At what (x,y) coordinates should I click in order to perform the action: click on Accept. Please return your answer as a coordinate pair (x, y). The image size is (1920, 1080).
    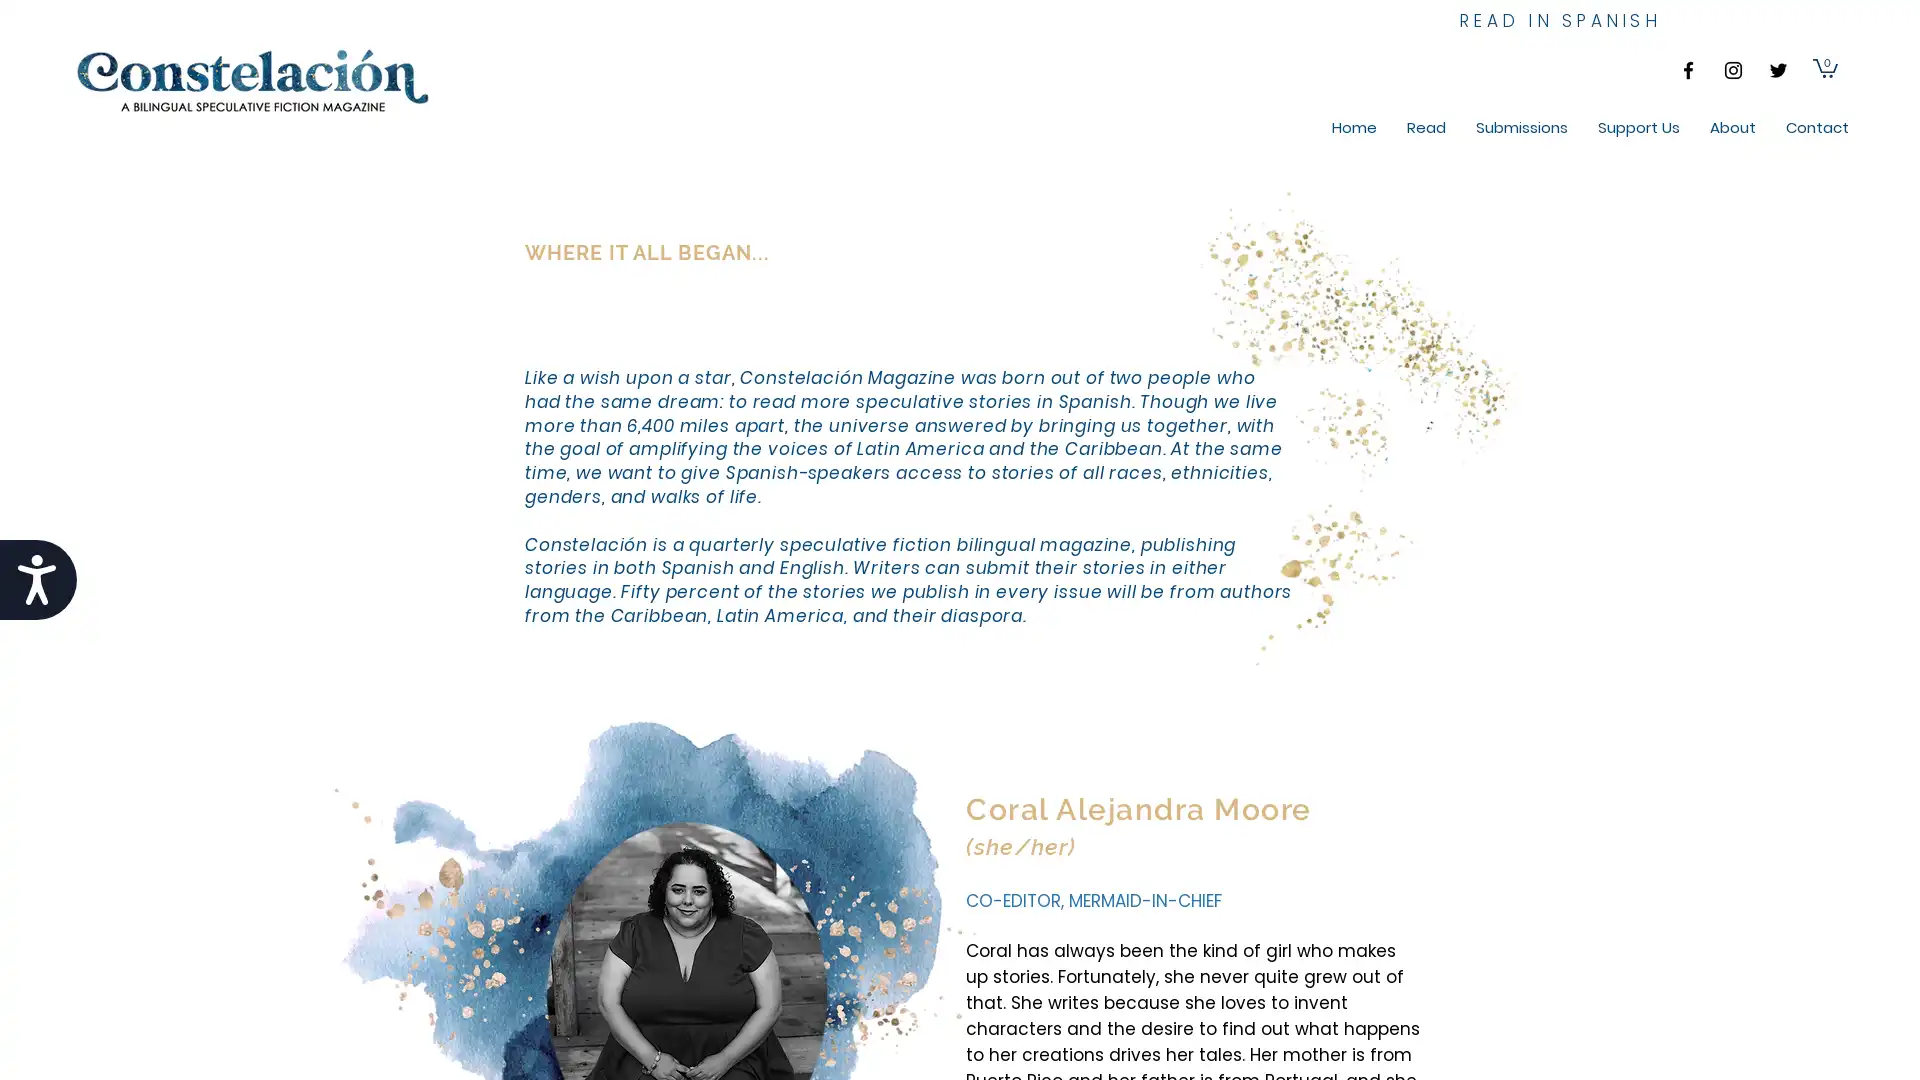
    Looking at the image, I should click on (1830, 1044).